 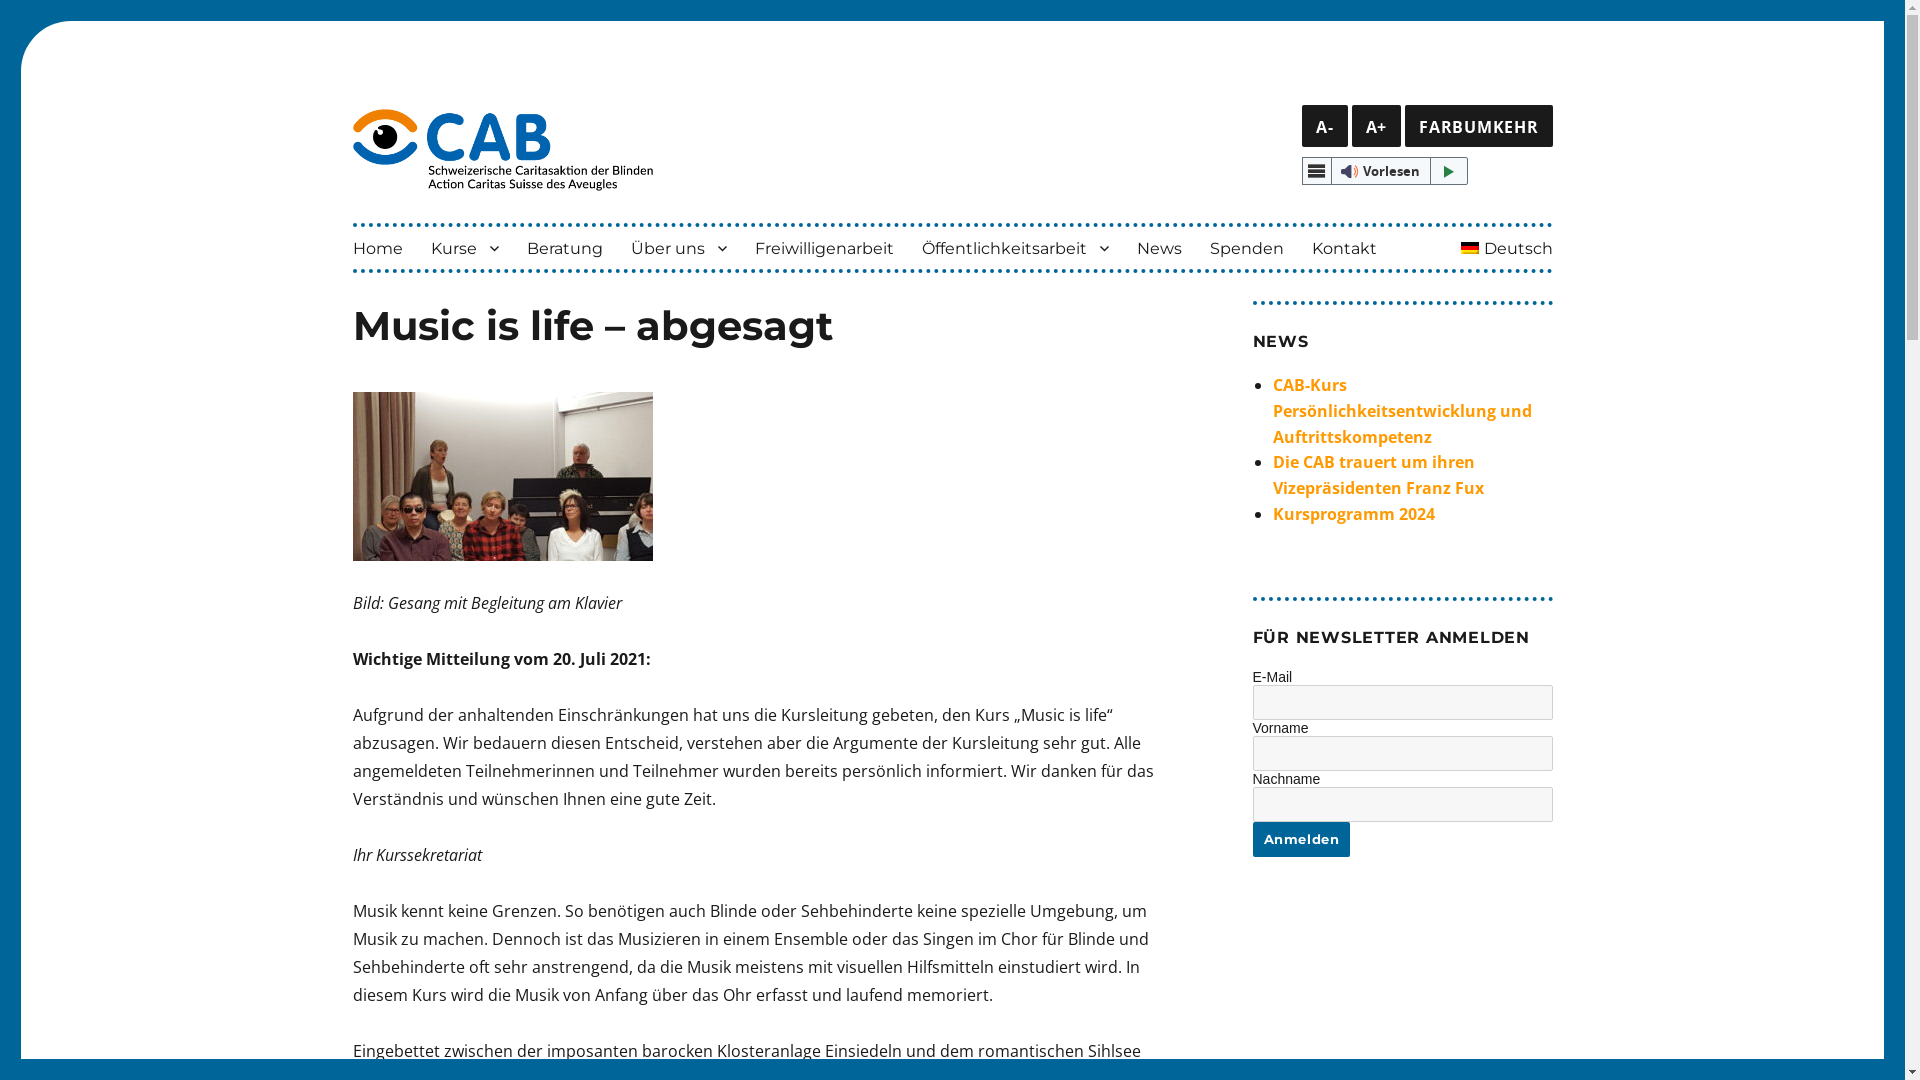 What do you see at coordinates (738, 246) in the screenshot?
I see `'Freiwilligenarbeit'` at bounding box center [738, 246].